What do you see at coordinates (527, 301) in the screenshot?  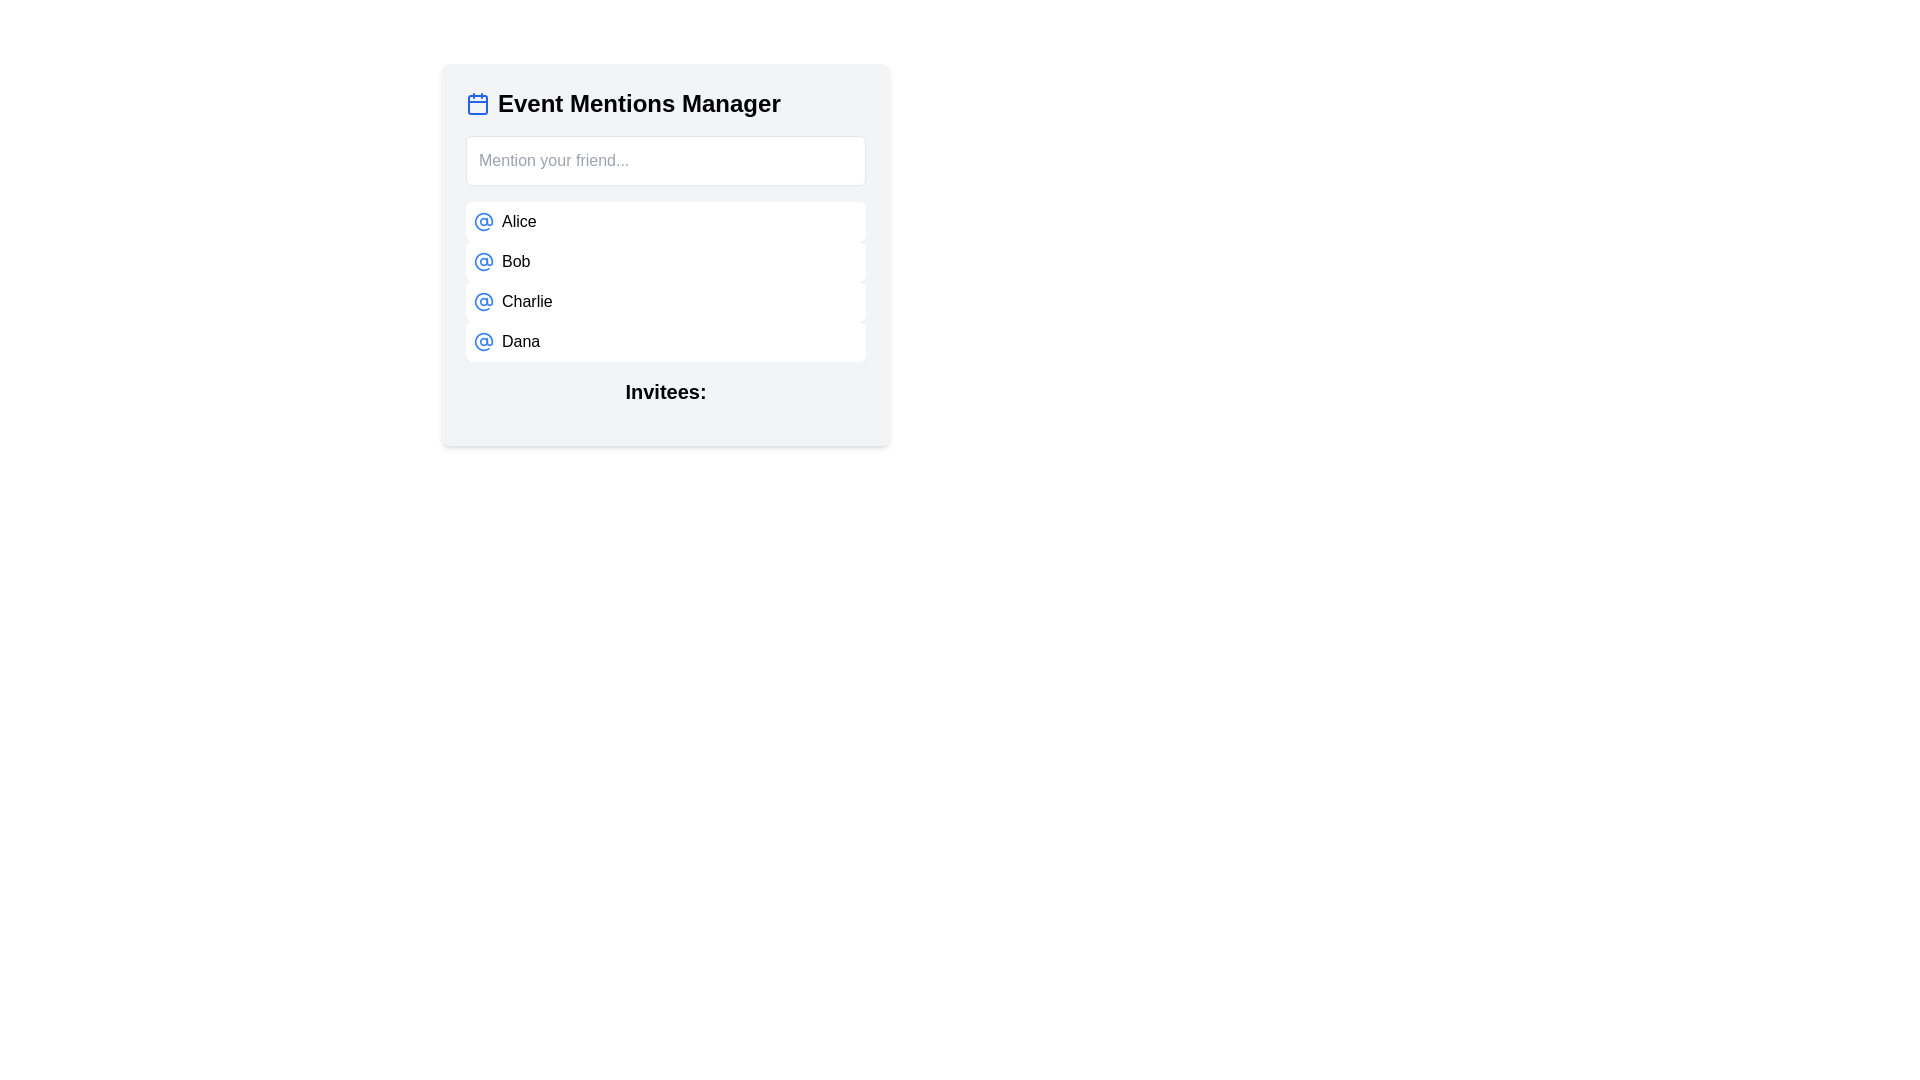 I see `the text label that identifies the third item in the list of names, positioned slightly to the right of the '@' symbol` at bounding box center [527, 301].